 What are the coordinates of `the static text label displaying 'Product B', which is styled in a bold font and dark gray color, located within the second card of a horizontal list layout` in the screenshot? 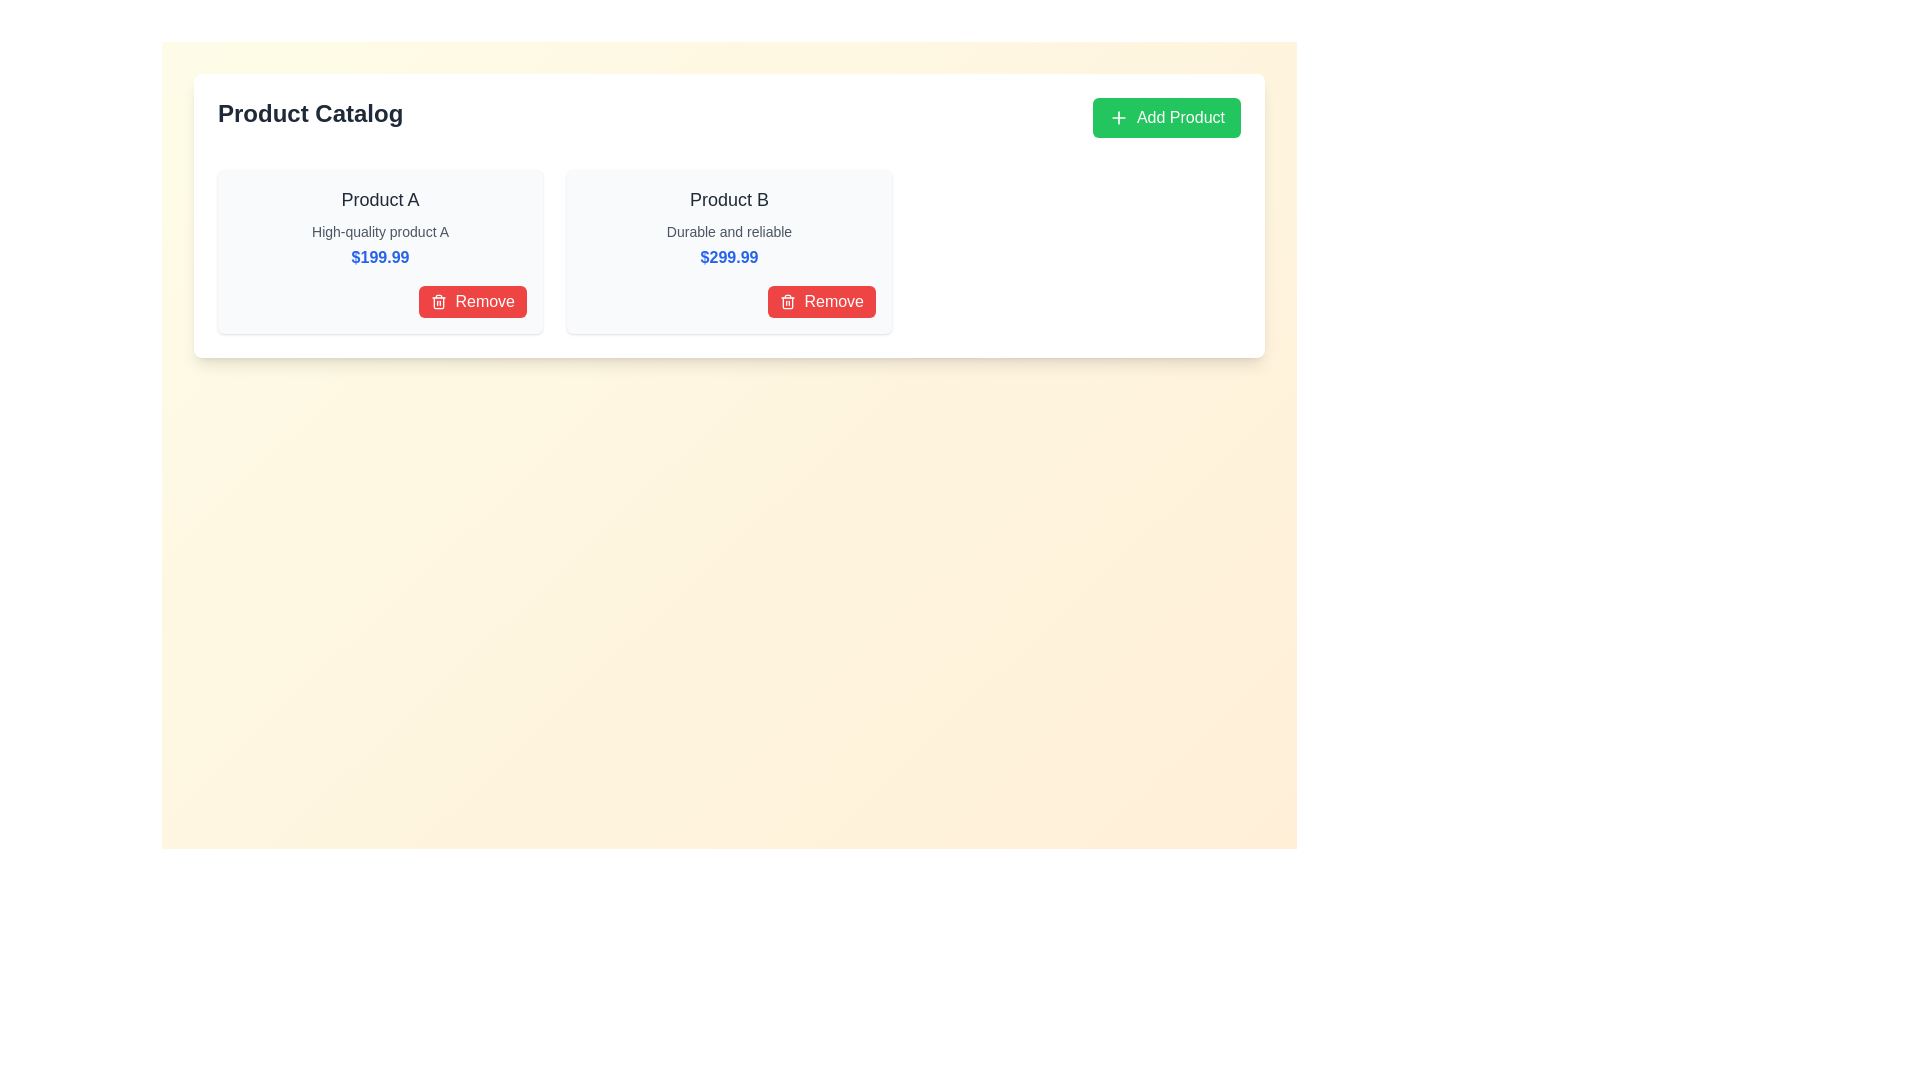 It's located at (728, 200).